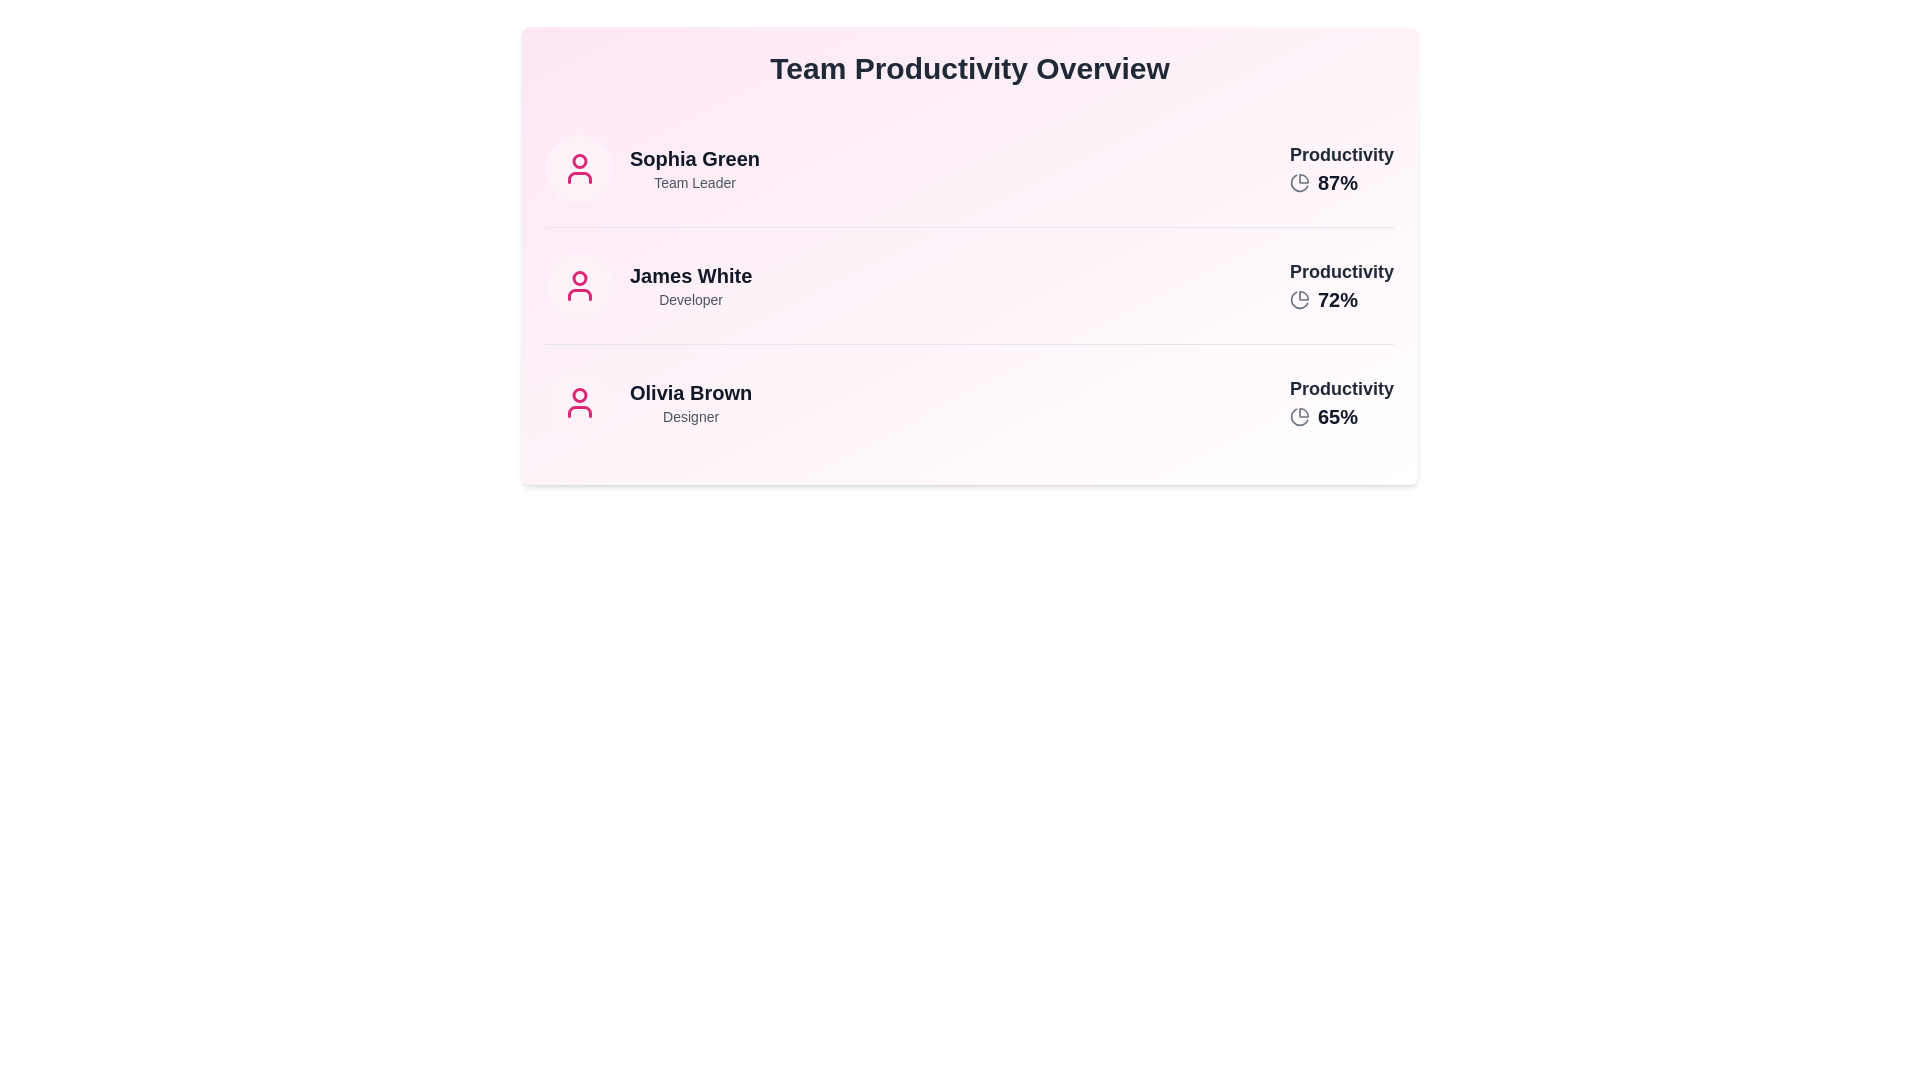 The image size is (1920, 1080). Describe the element at coordinates (1300, 300) in the screenshot. I see `the circular pie chart icon with a thin gray stroke located to the left of the bold '72%' text in the 'James White' productivity row` at that location.